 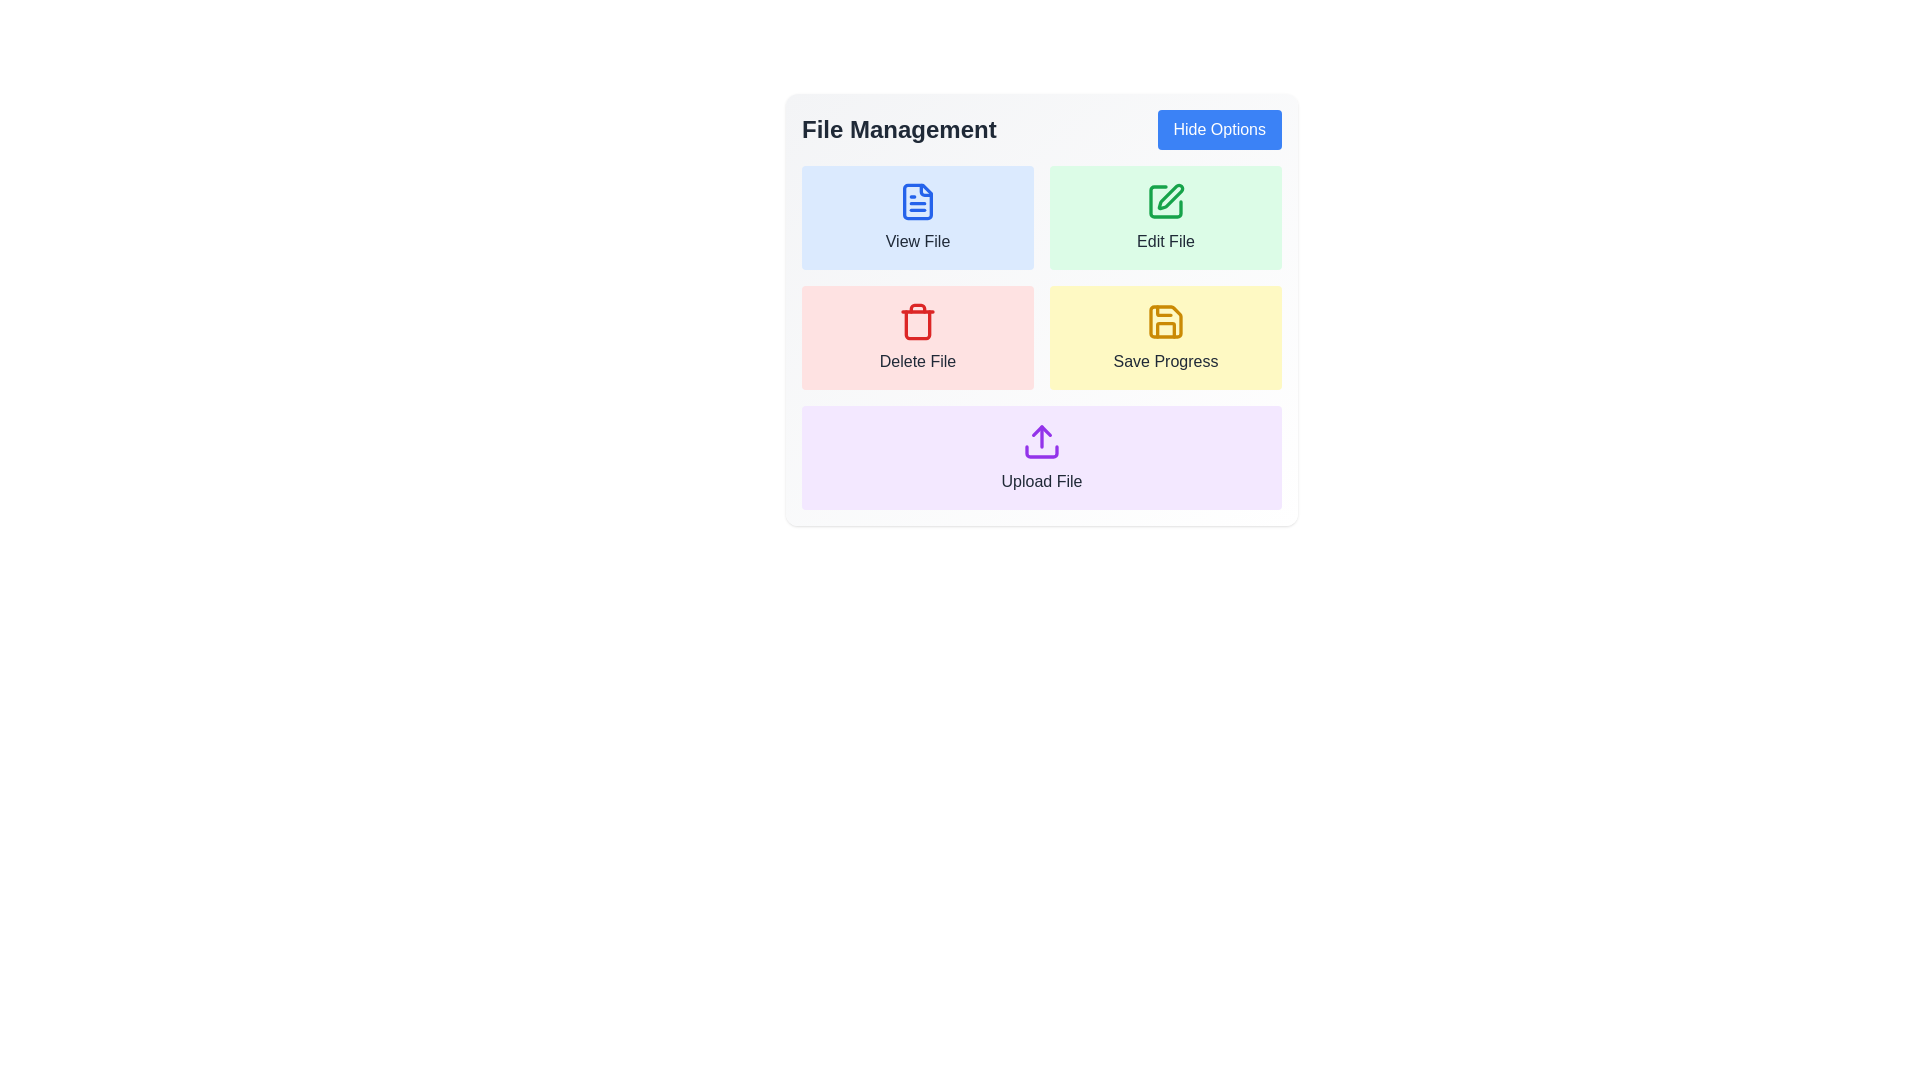 I want to click on the Edit File icon located in the top-right section of the File Management interface to initiate editing a file, so click(x=1166, y=201).